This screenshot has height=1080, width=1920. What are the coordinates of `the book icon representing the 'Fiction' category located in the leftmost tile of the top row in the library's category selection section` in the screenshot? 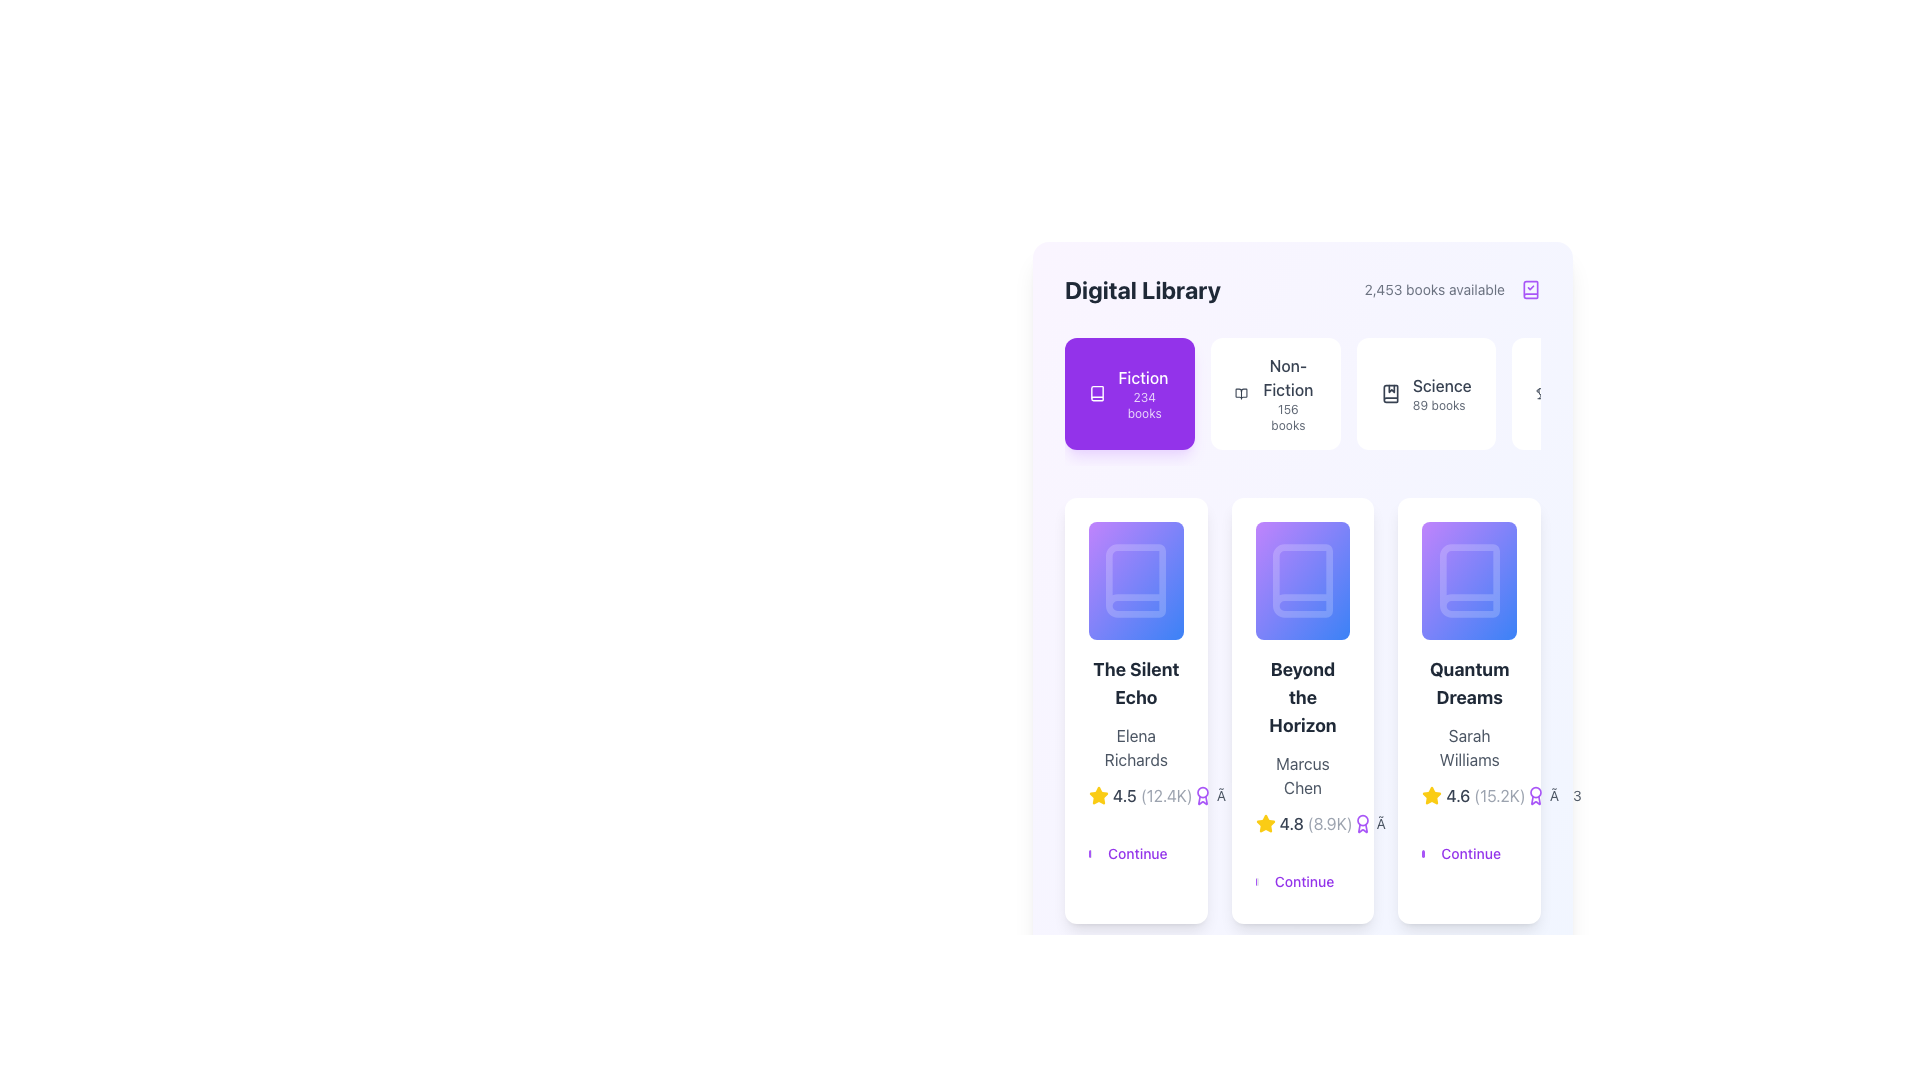 It's located at (1096, 393).